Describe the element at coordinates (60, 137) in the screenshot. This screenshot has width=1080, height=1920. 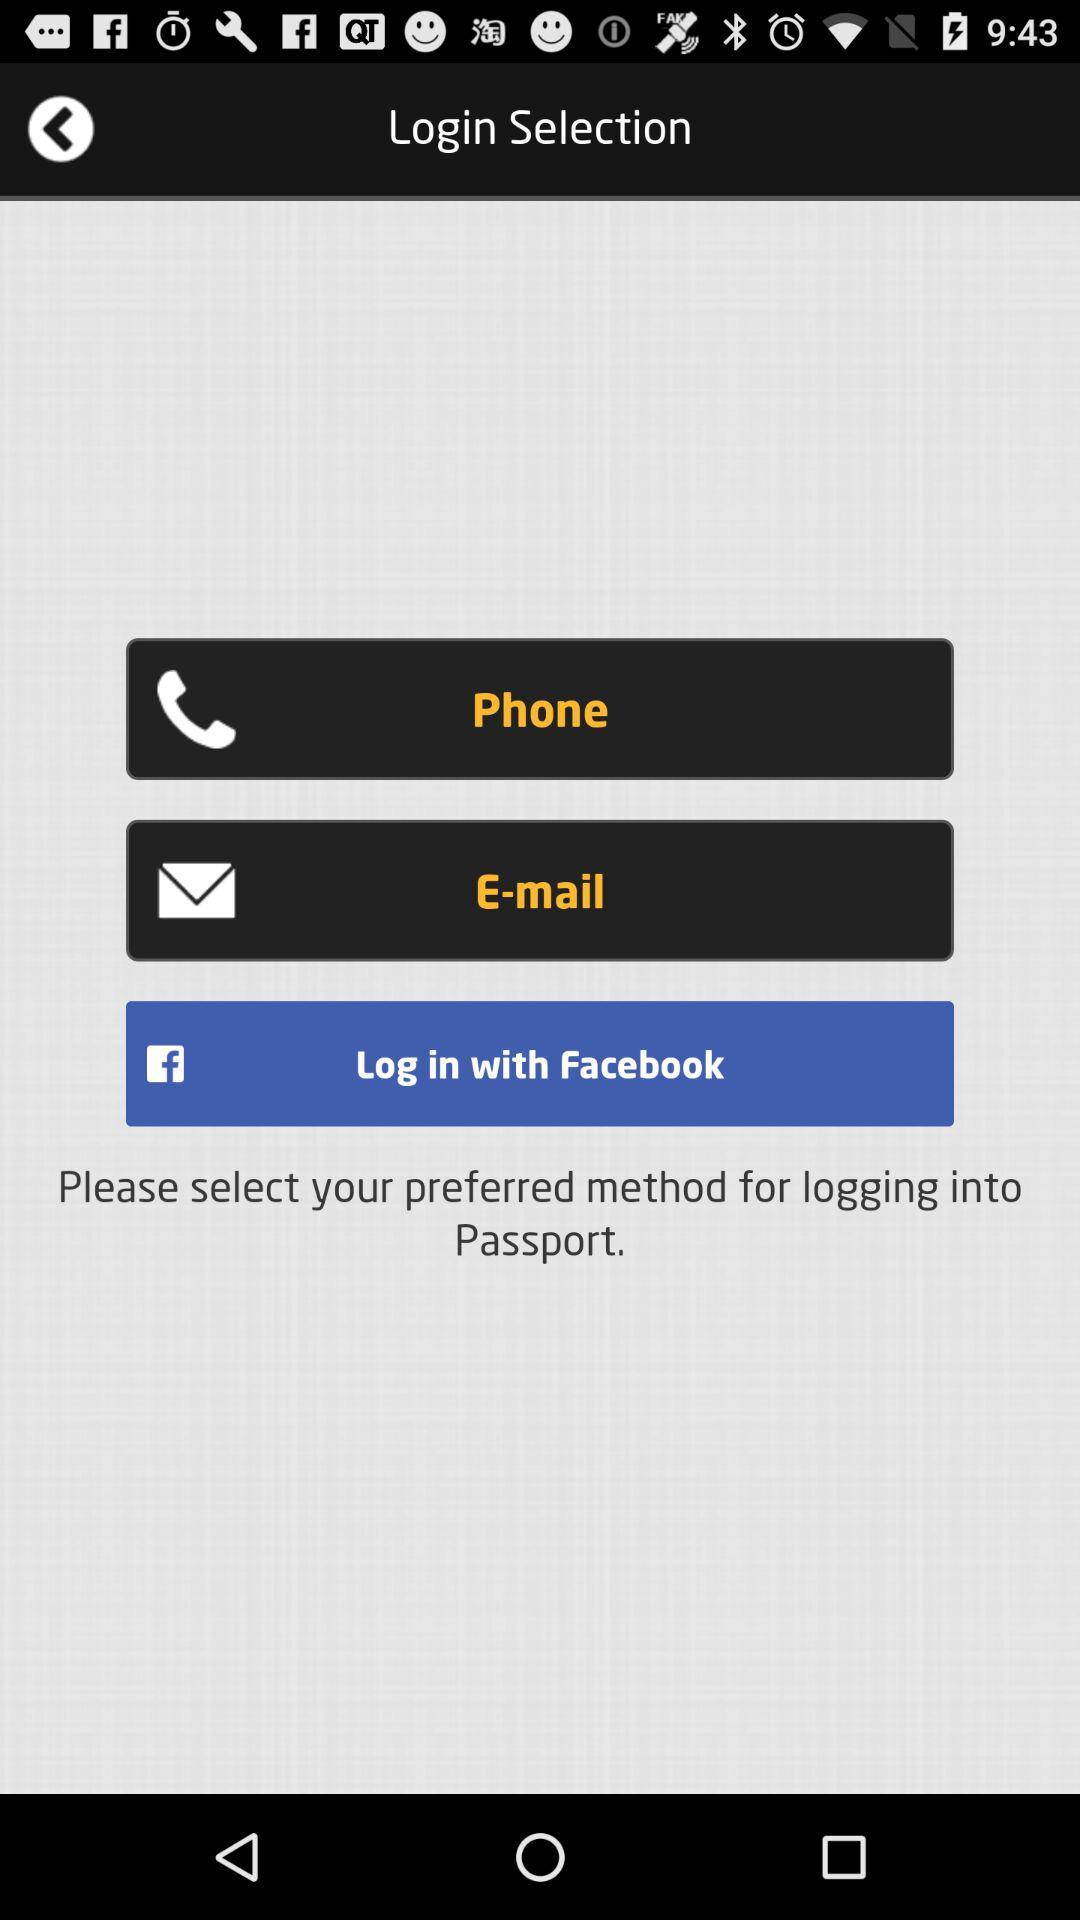
I see `the arrow_backward icon` at that location.